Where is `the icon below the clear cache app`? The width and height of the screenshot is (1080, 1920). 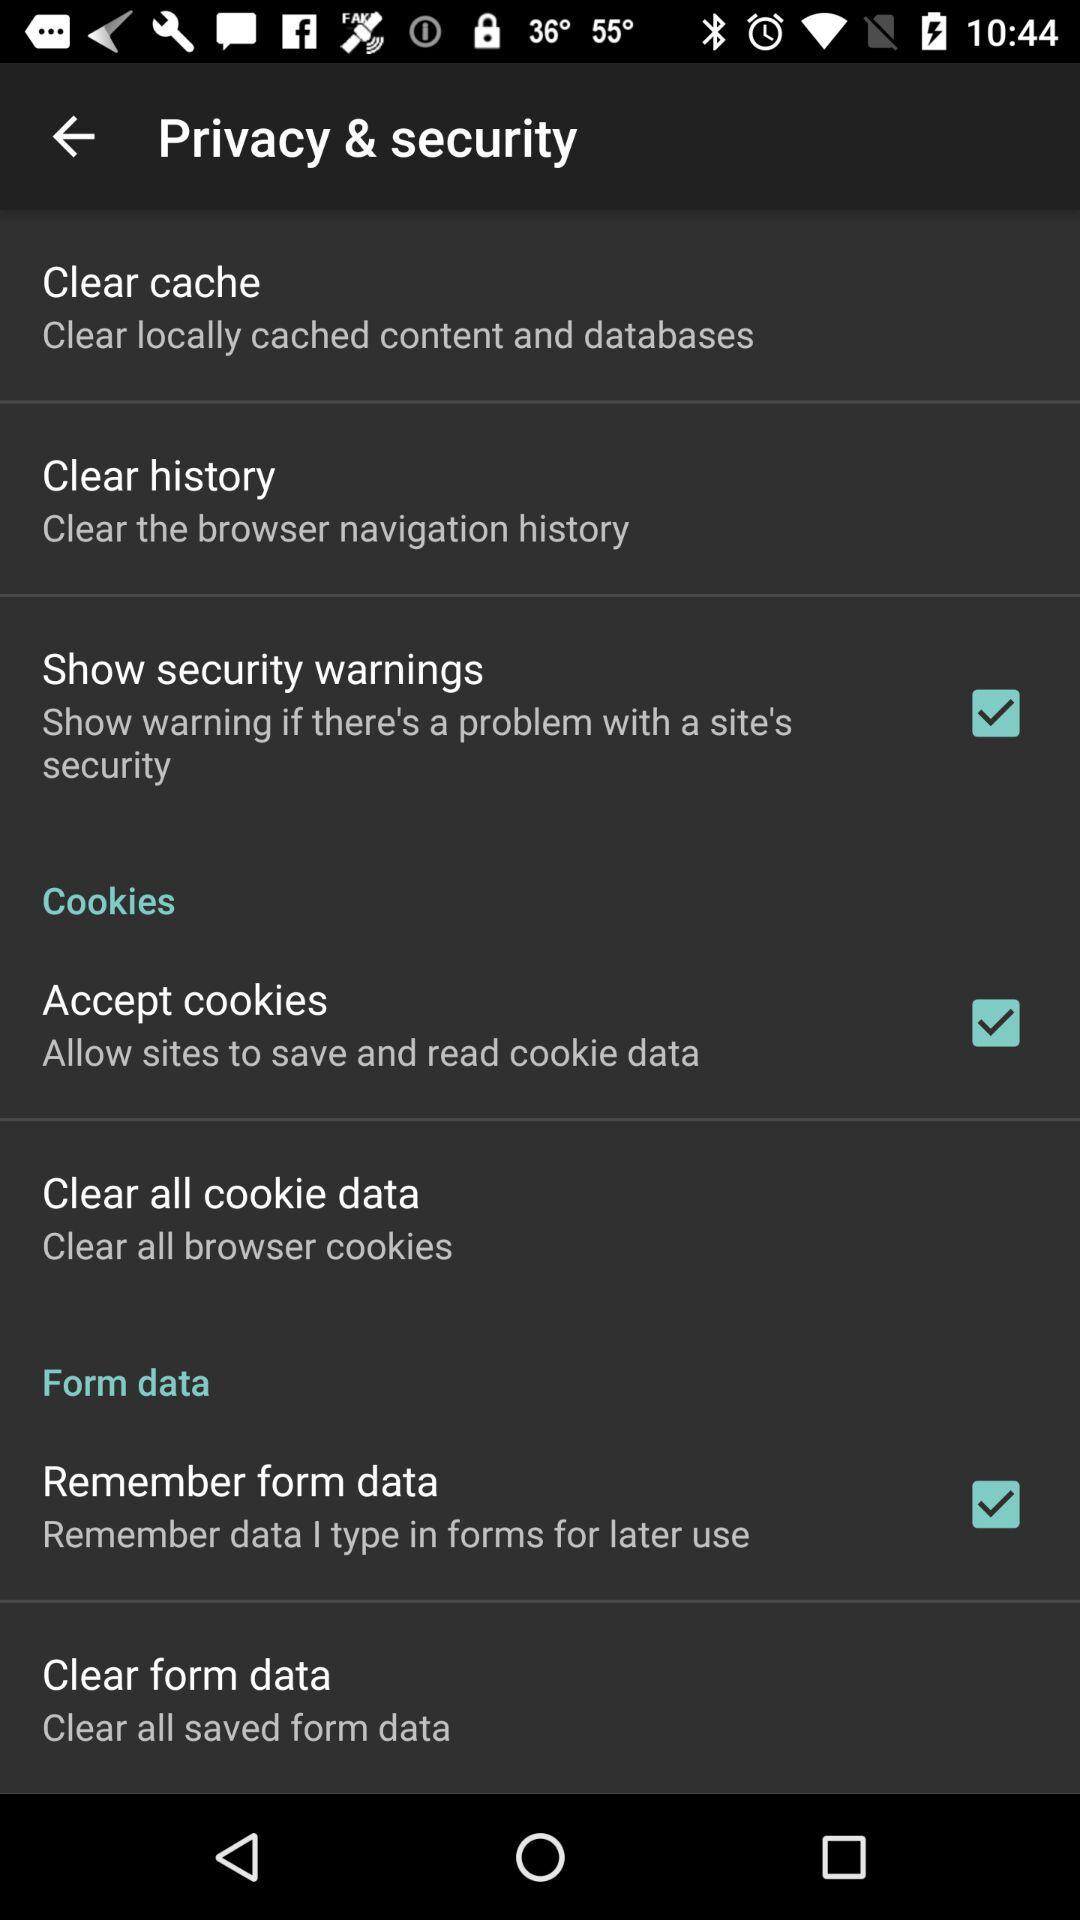
the icon below the clear cache app is located at coordinates (398, 333).